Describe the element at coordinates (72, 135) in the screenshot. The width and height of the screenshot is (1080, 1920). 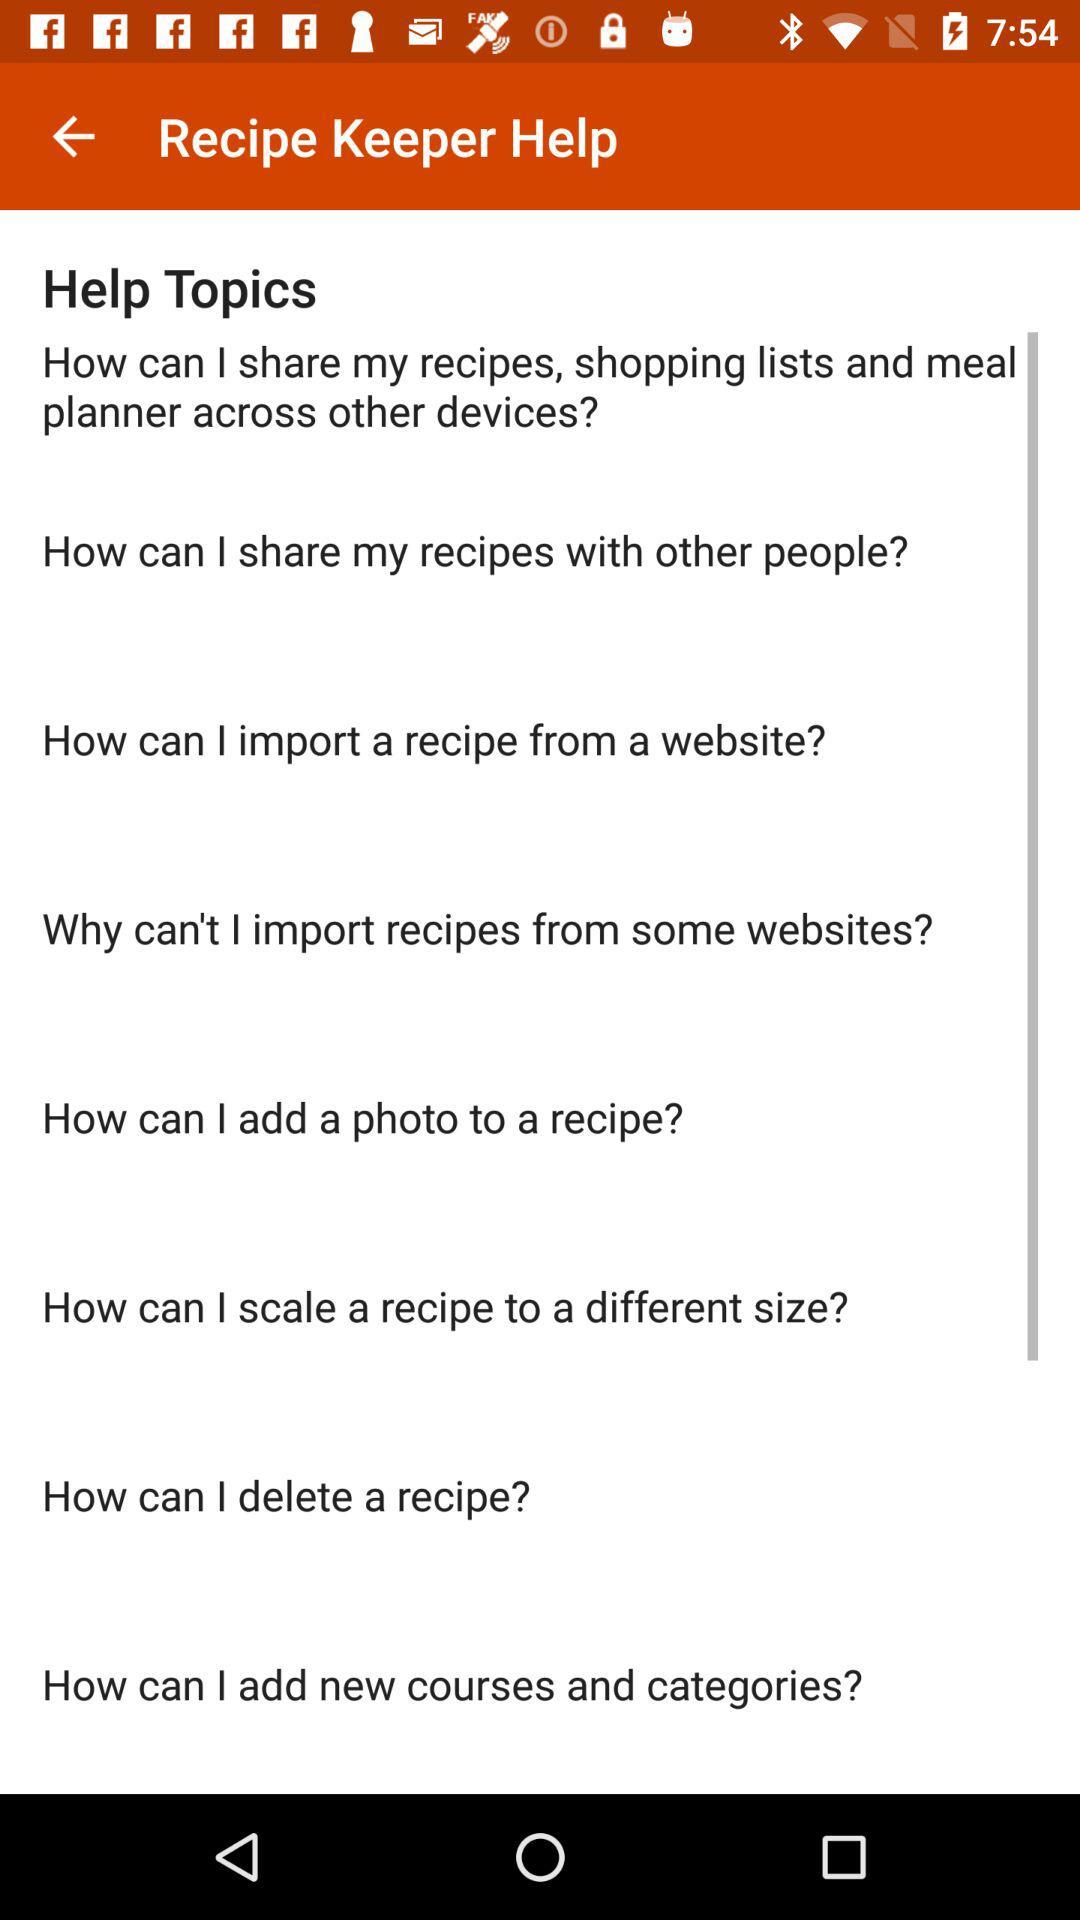
I see `the item above the help topics icon` at that location.